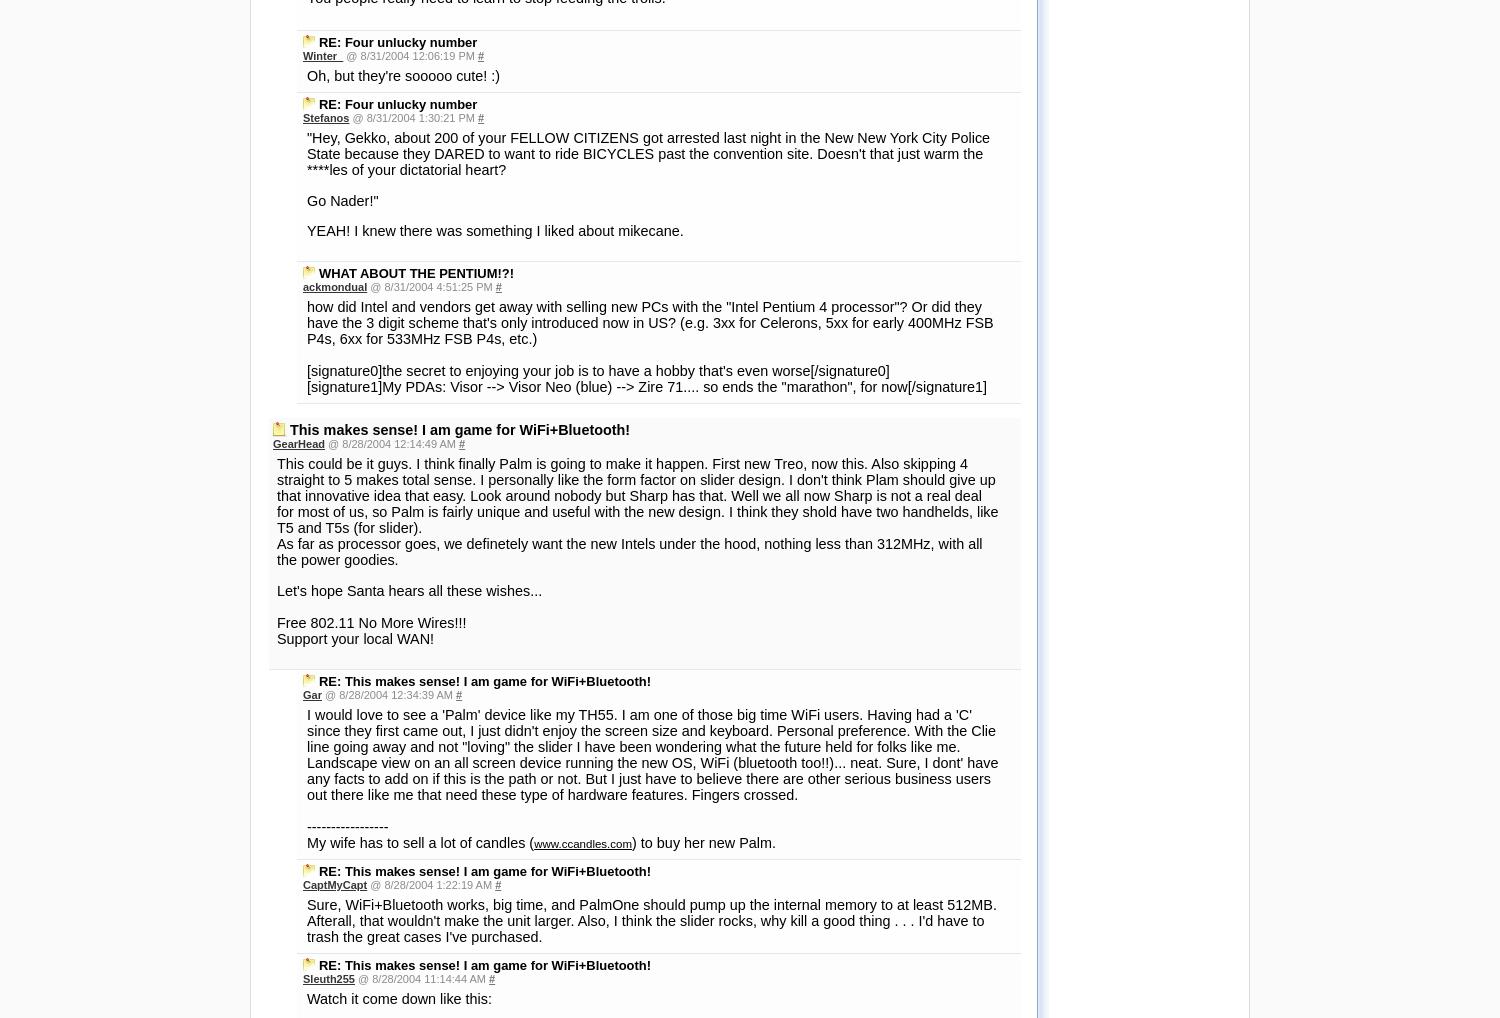  I want to click on 'hkklife', so click(318, 775).